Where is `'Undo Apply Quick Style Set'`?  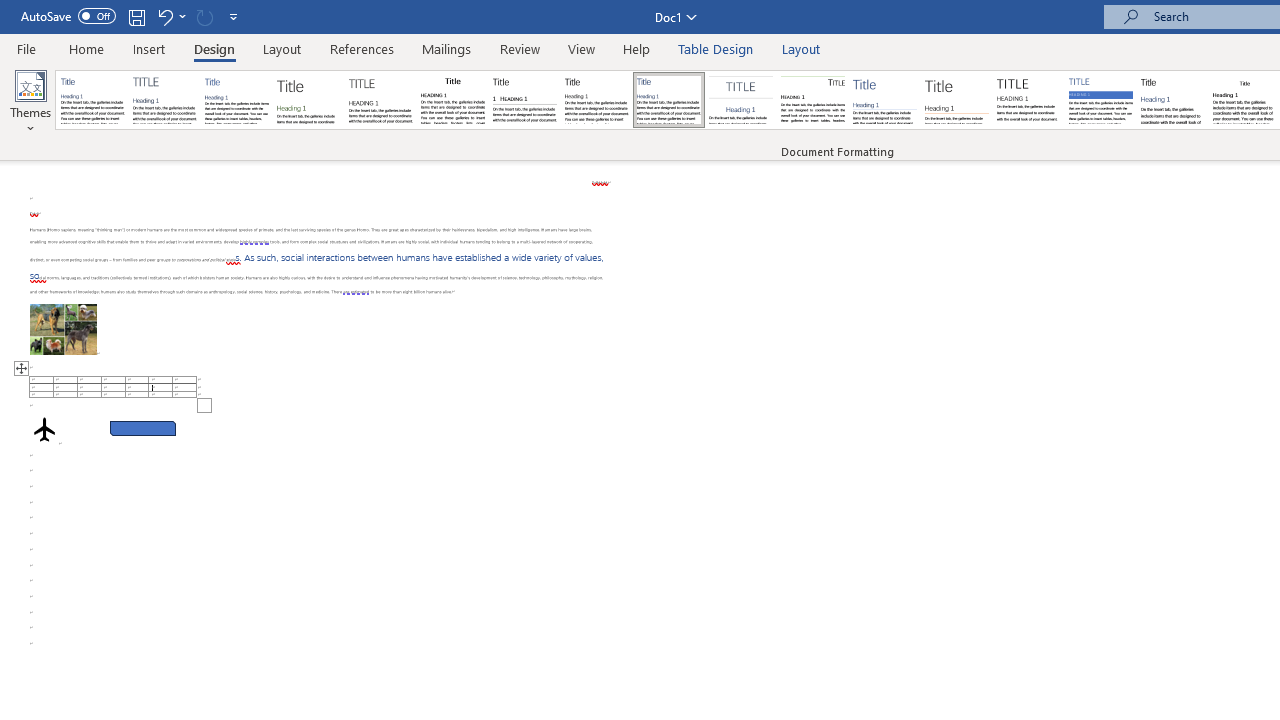 'Undo Apply Quick Style Set' is located at coordinates (164, 16).